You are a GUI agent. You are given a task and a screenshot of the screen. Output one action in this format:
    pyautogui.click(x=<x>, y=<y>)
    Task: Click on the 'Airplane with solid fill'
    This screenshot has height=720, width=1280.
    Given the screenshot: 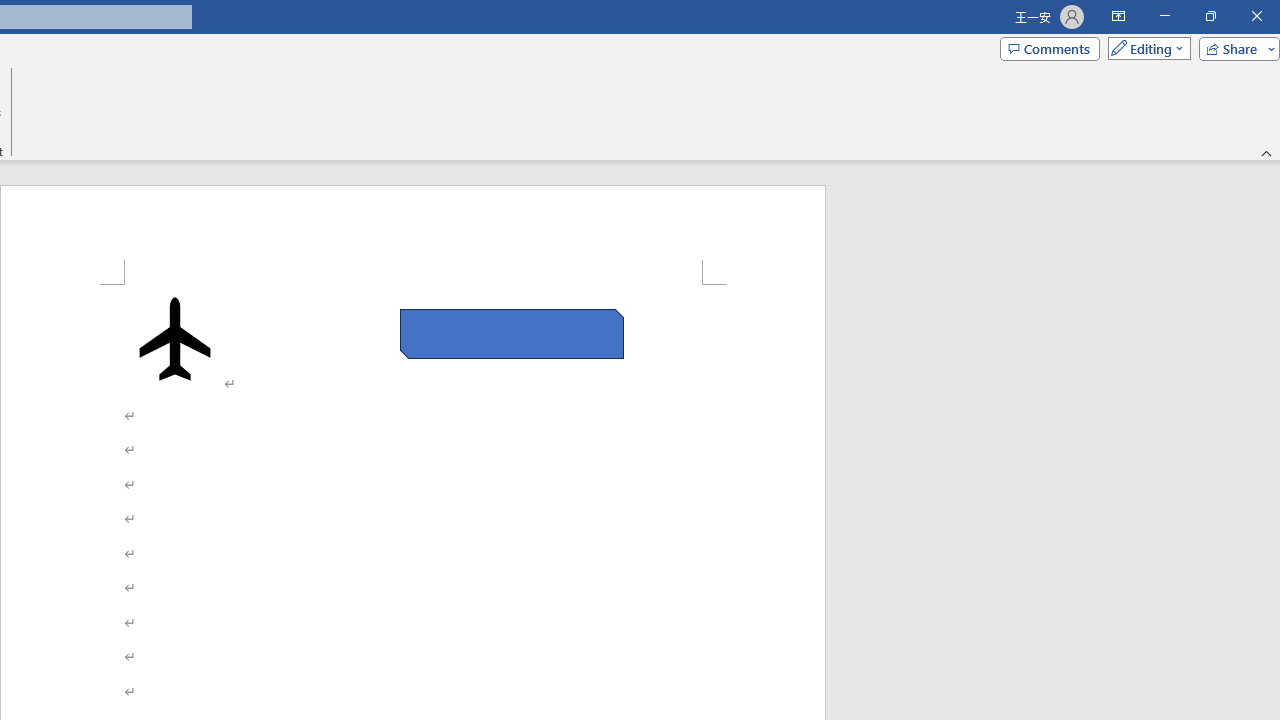 What is the action you would take?
    pyautogui.click(x=175, y=337)
    